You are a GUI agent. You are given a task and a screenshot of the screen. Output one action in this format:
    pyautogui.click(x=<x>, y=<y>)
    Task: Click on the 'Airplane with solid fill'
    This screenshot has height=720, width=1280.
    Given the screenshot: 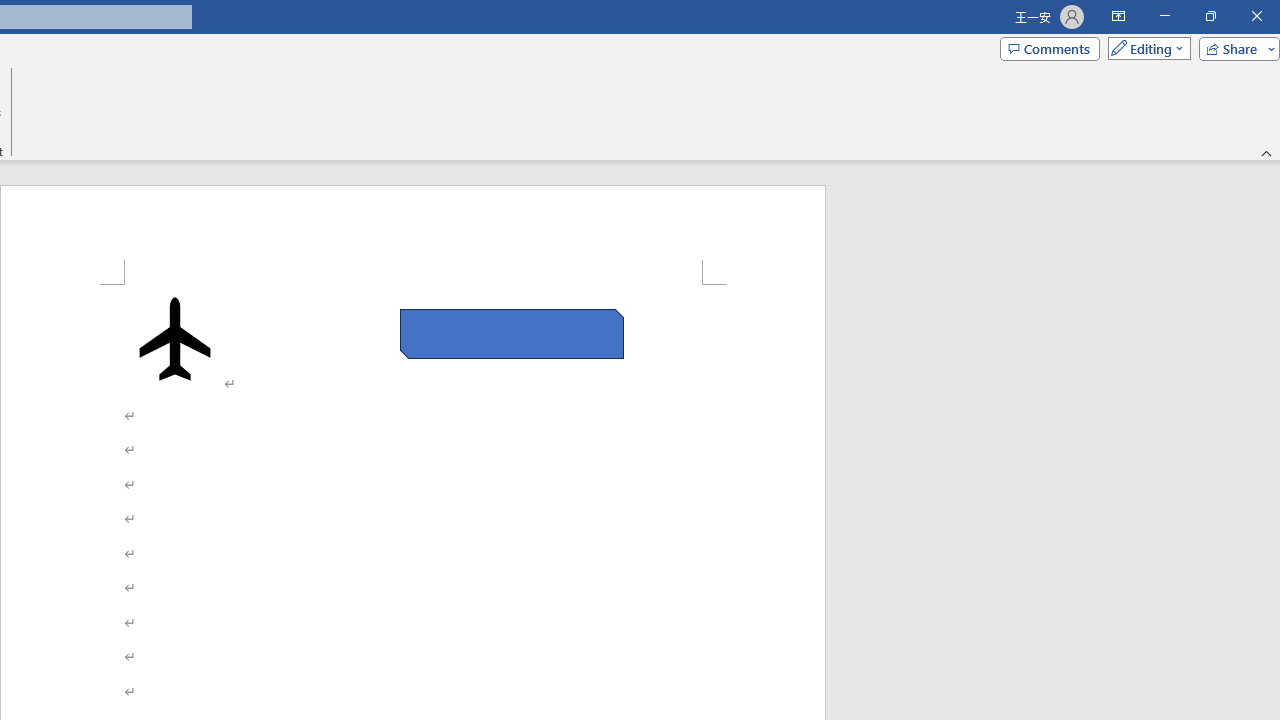 What is the action you would take?
    pyautogui.click(x=175, y=337)
    